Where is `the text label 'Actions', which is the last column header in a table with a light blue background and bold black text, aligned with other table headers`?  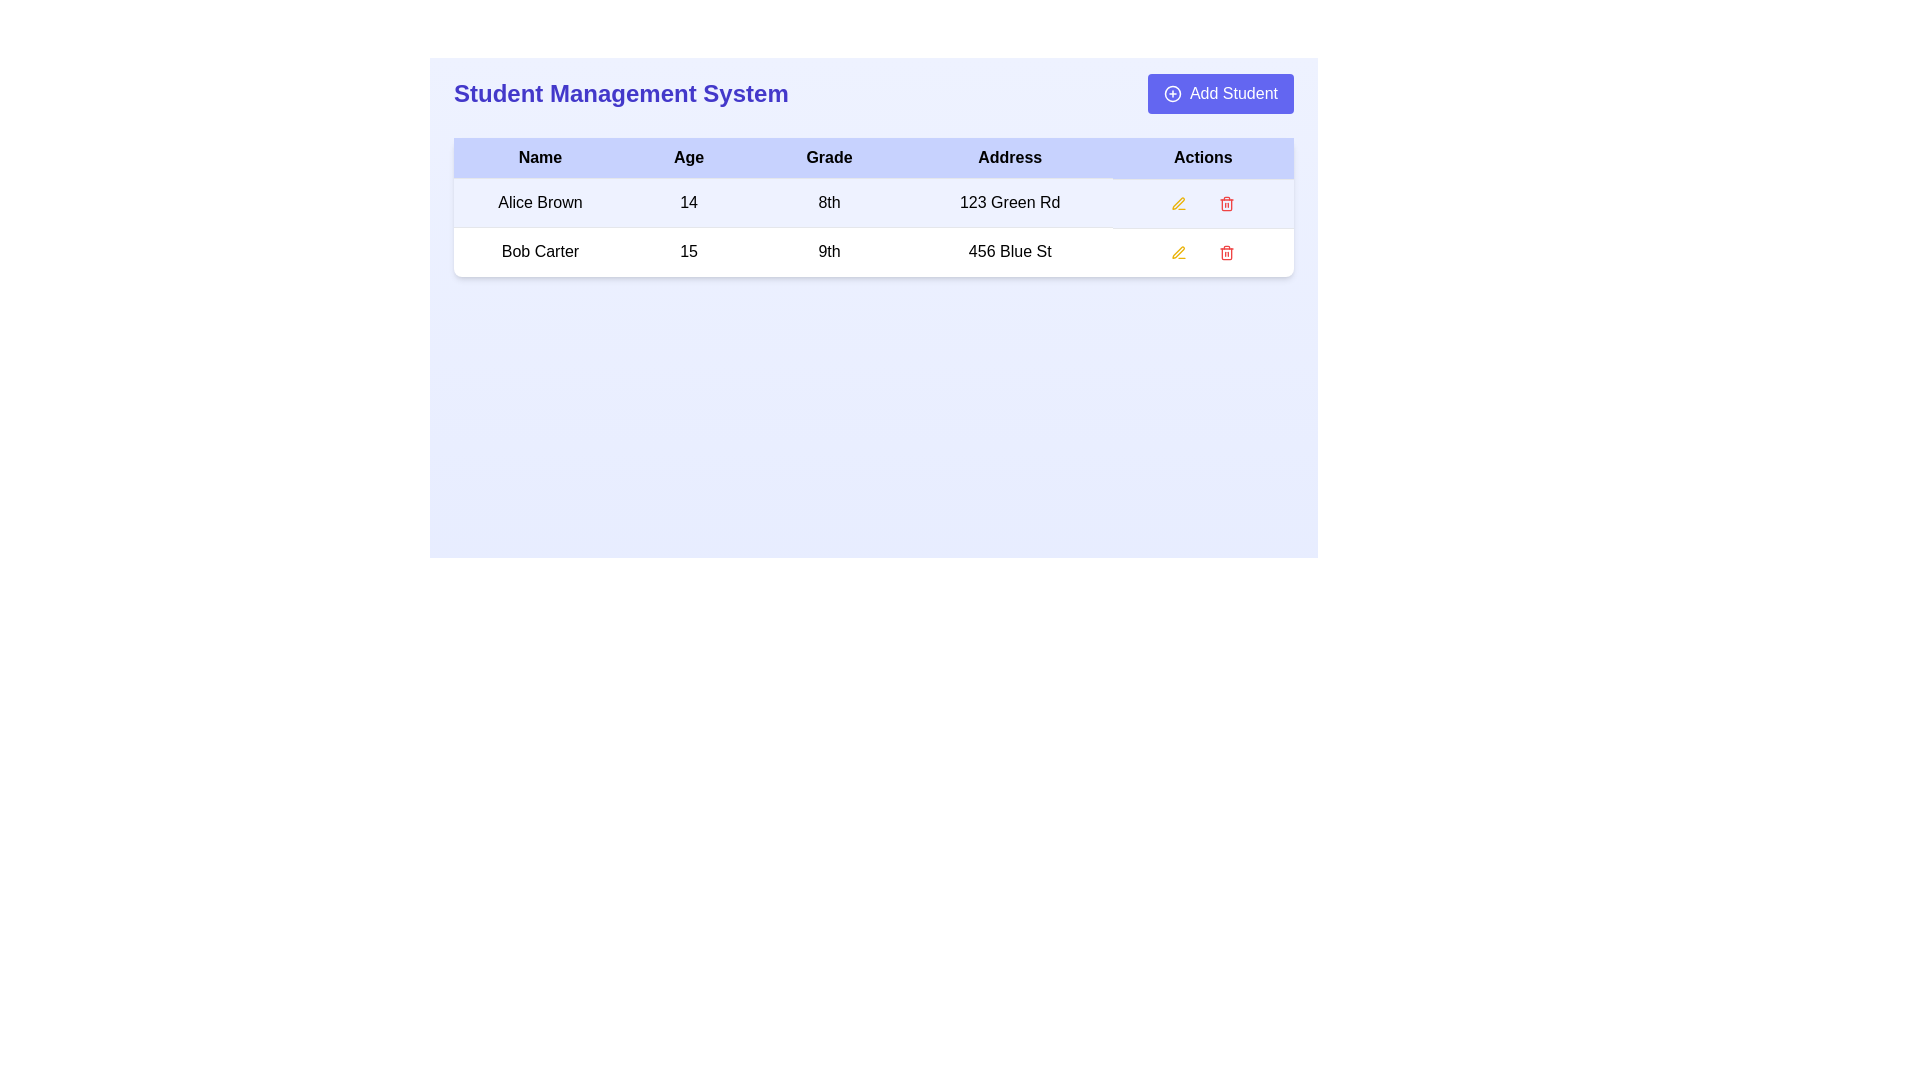 the text label 'Actions', which is the last column header in a table with a light blue background and bold black text, aligned with other table headers is located at coordinates (1202, 157).